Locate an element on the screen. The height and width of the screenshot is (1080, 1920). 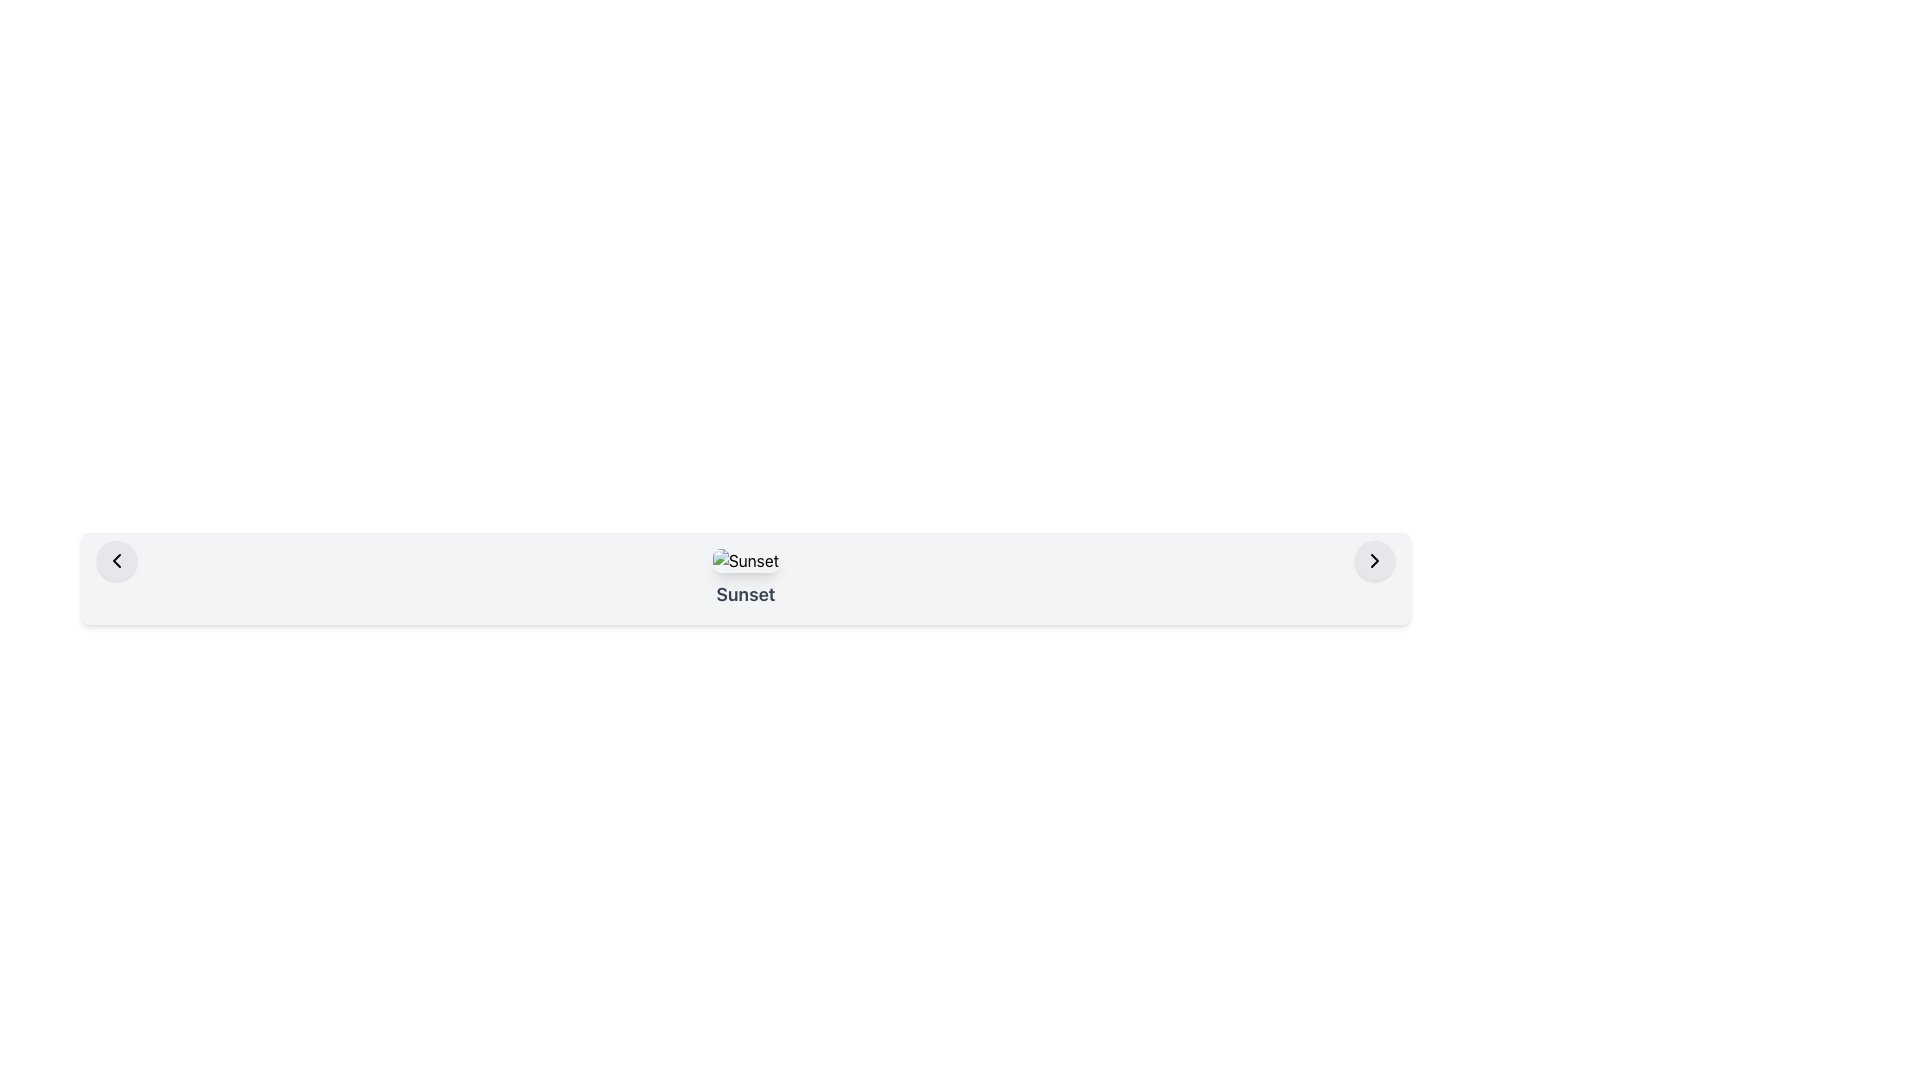
the leftward-facing chevron icon encased in a circular button with a light gray background to observe any hover effects is located at coordinates (115, 560).